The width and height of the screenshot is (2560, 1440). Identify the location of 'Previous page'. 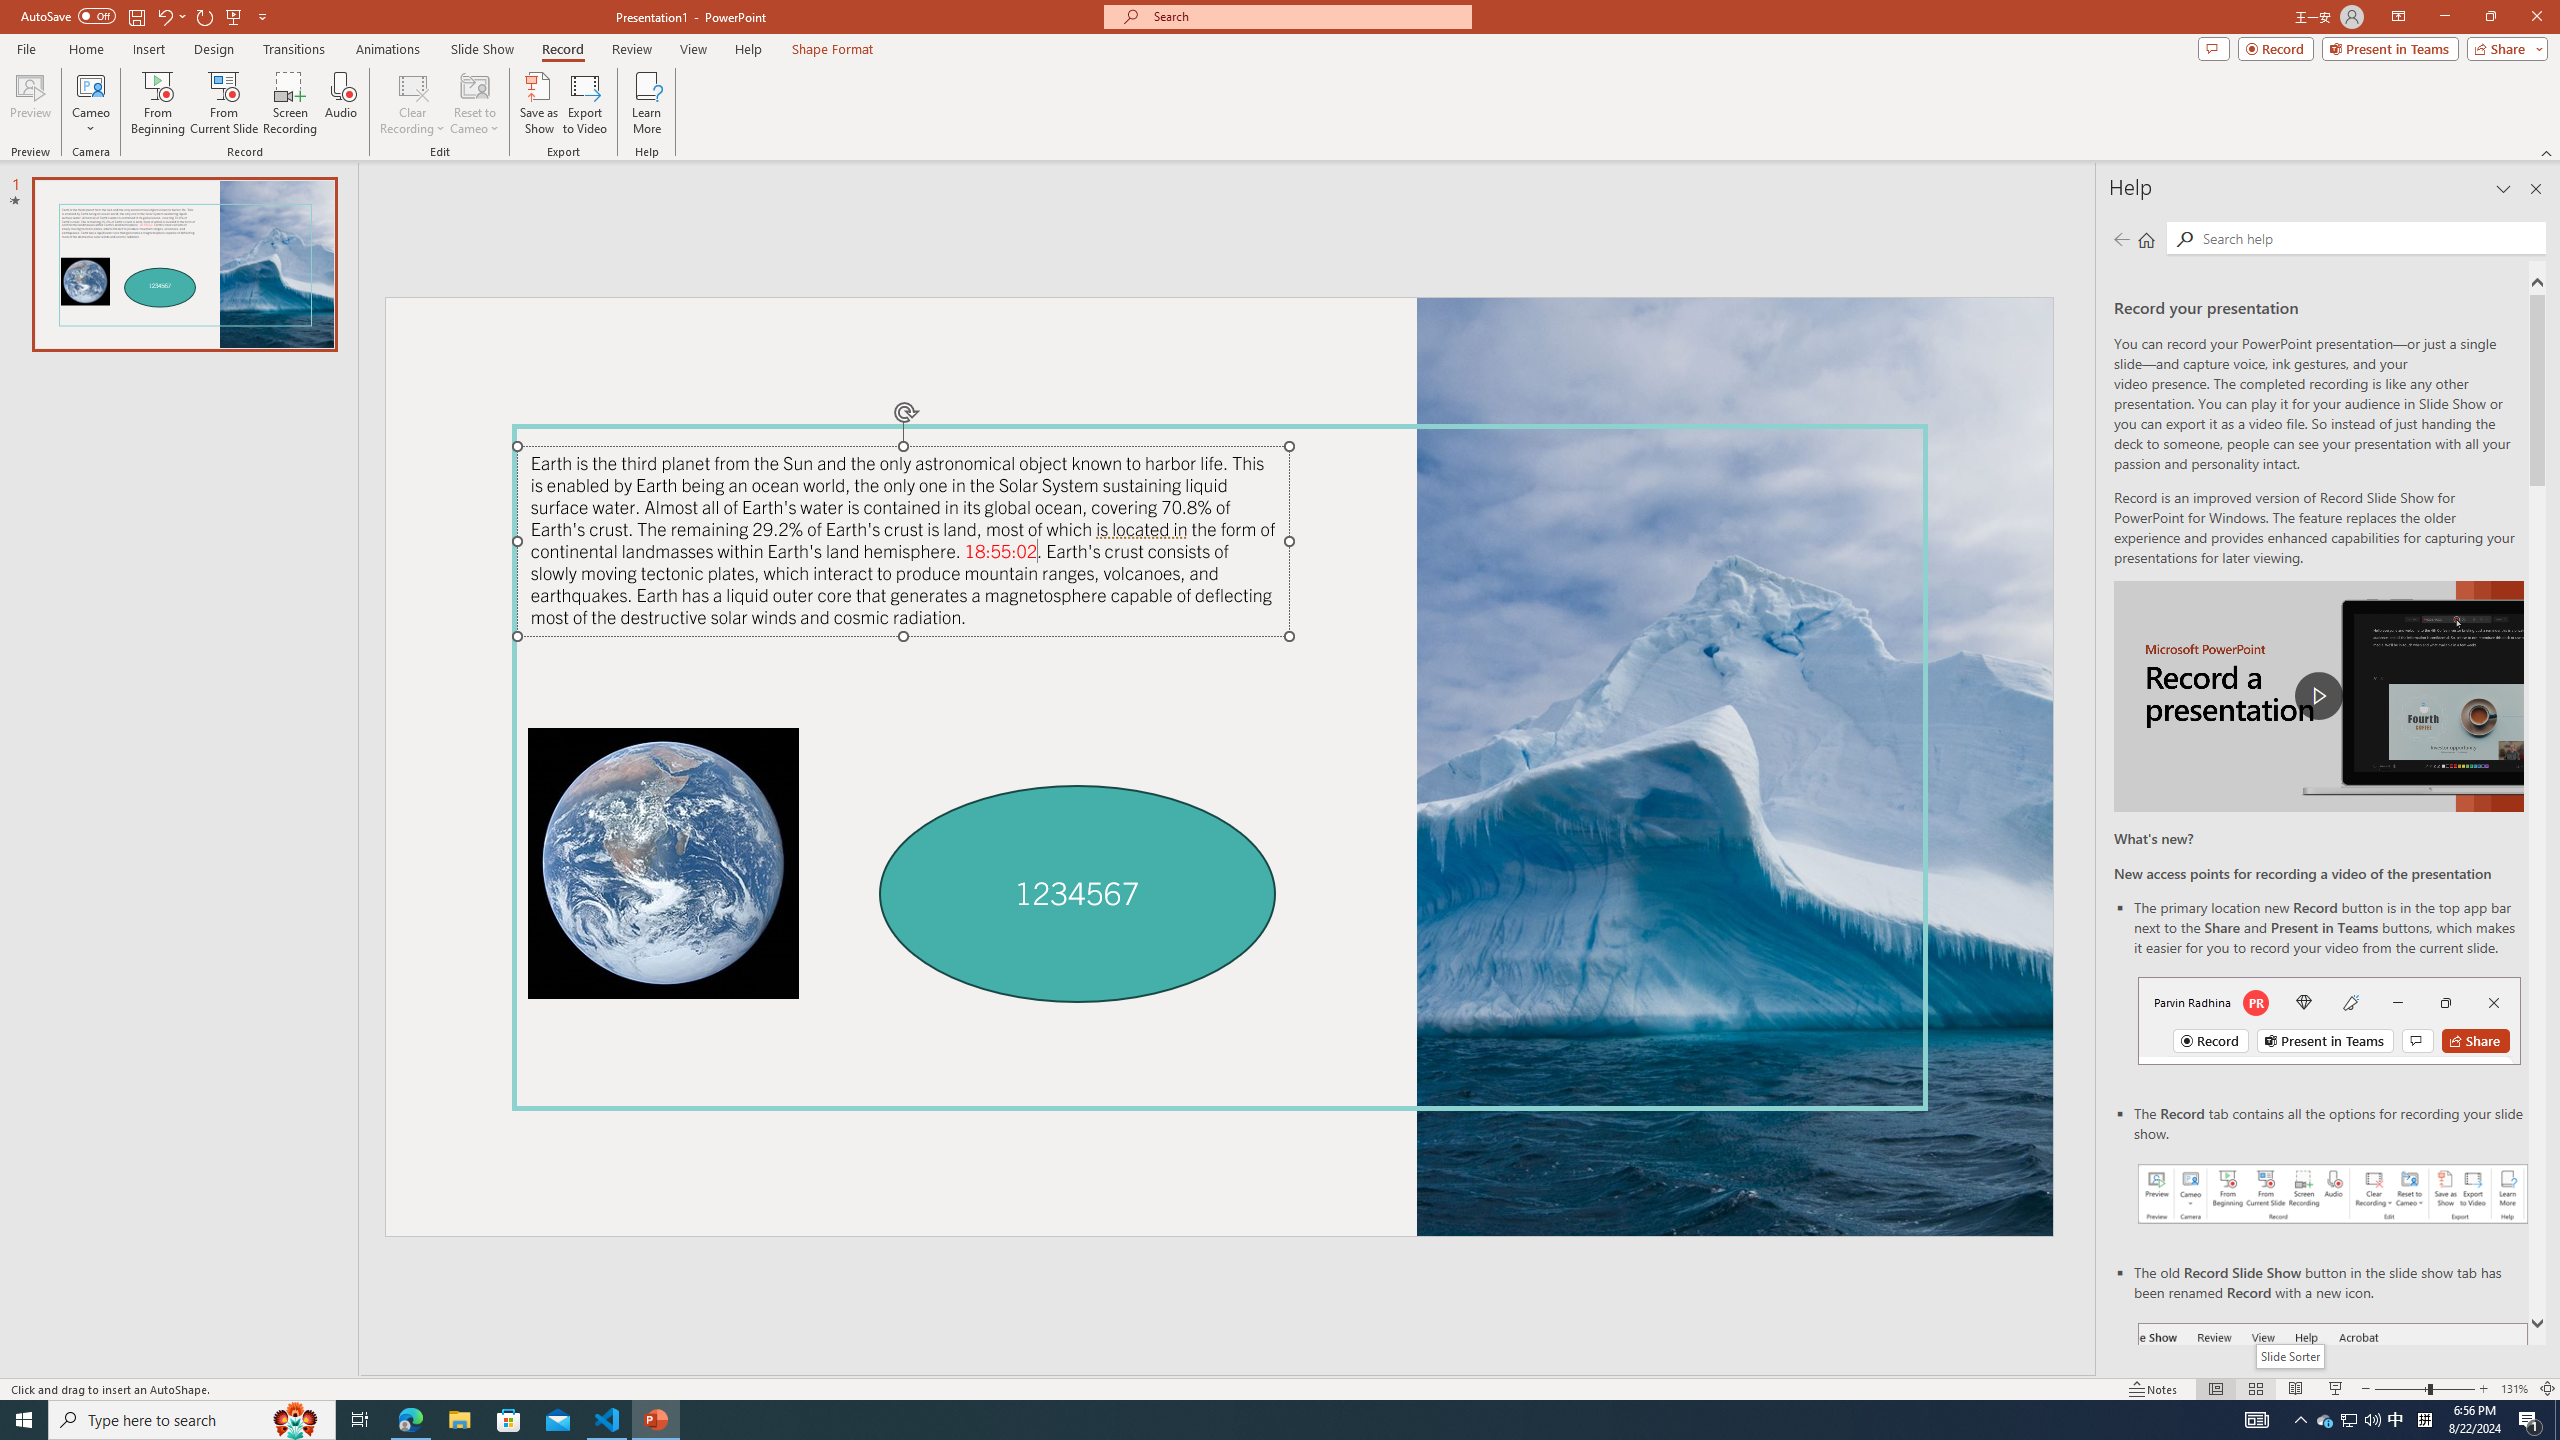
(2121, 238).